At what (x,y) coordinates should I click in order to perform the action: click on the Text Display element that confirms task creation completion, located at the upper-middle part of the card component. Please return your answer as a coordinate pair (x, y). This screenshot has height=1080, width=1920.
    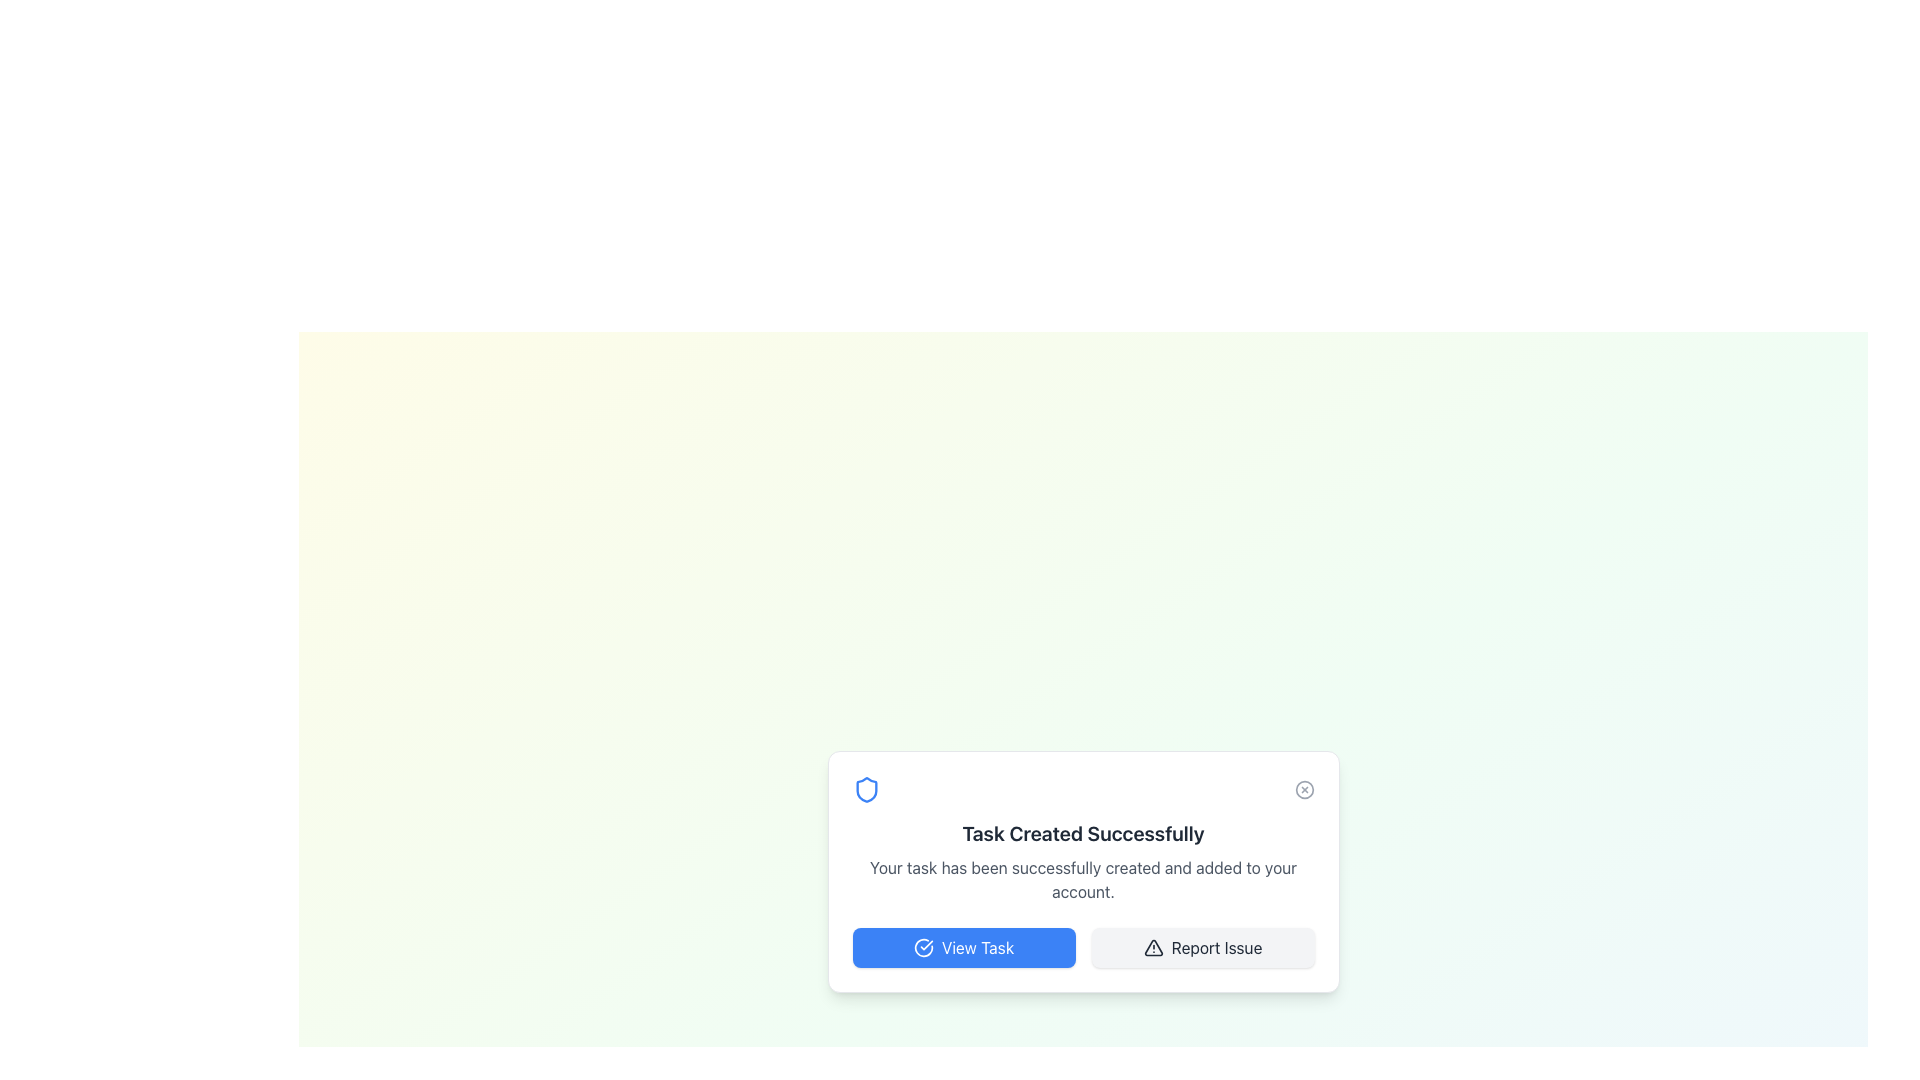
    Looking at the image, I should click on (1082, 833).